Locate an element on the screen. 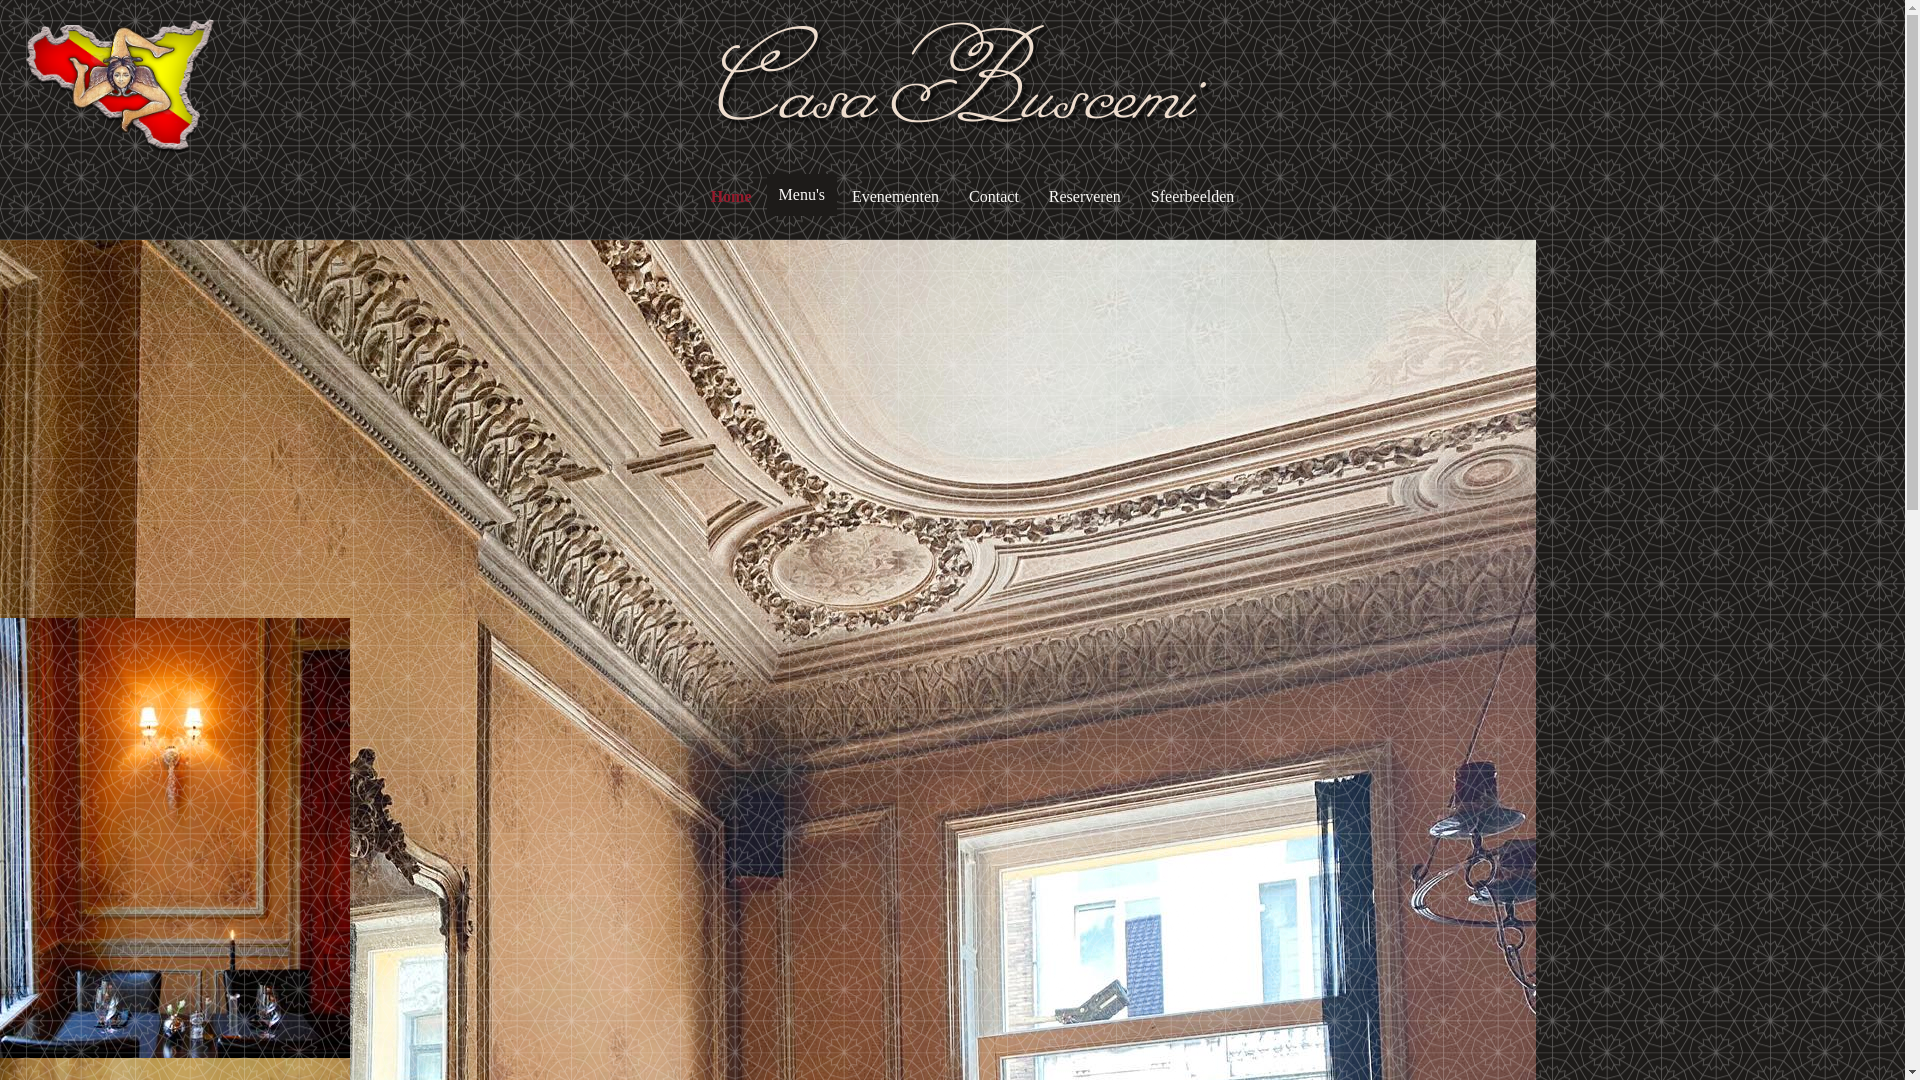 Image resolution: width=1920 pixels, height=1080 pixels. 'Sfeerbeelden' is located at coordinates (1146, 196).